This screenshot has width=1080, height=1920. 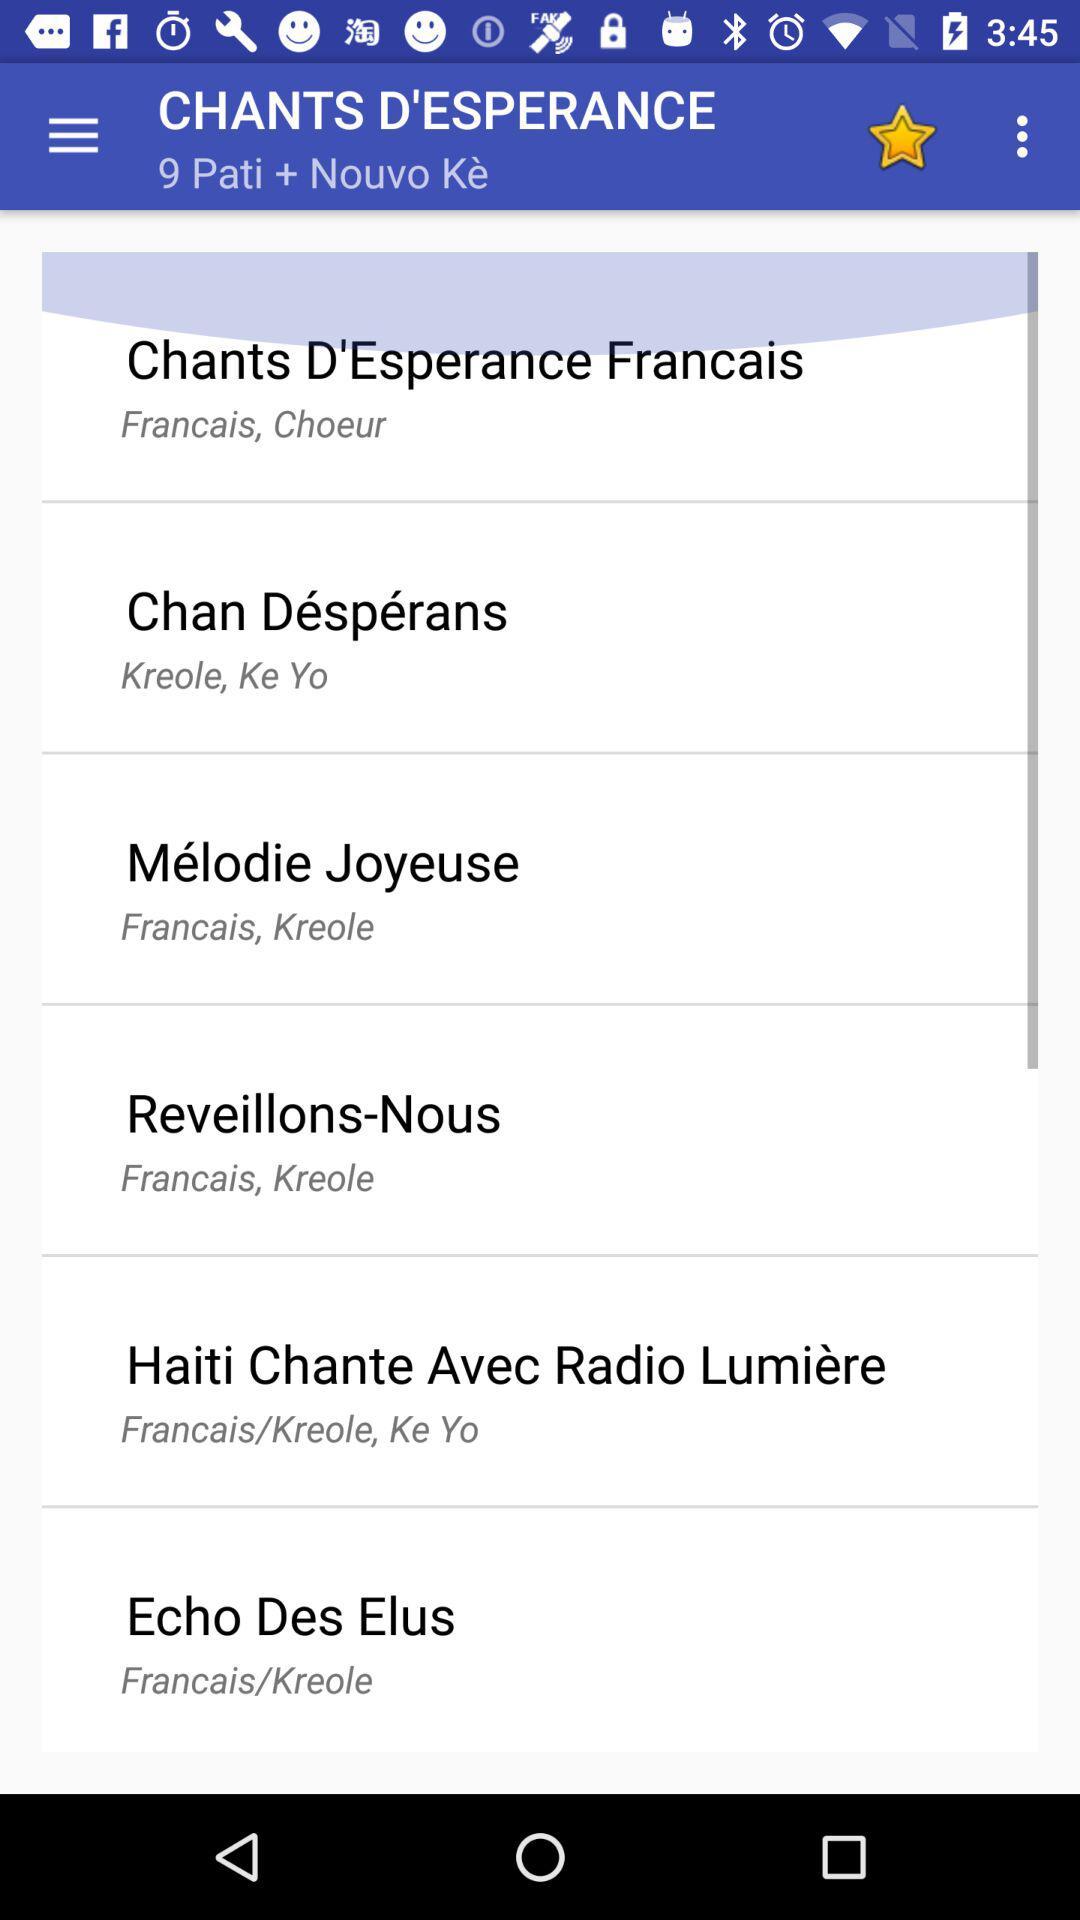 What do you see at coordinates (290, 1614) in the screenshot?
I see `the icon below the francais kreole ke` at bounding box center [290, 1614].